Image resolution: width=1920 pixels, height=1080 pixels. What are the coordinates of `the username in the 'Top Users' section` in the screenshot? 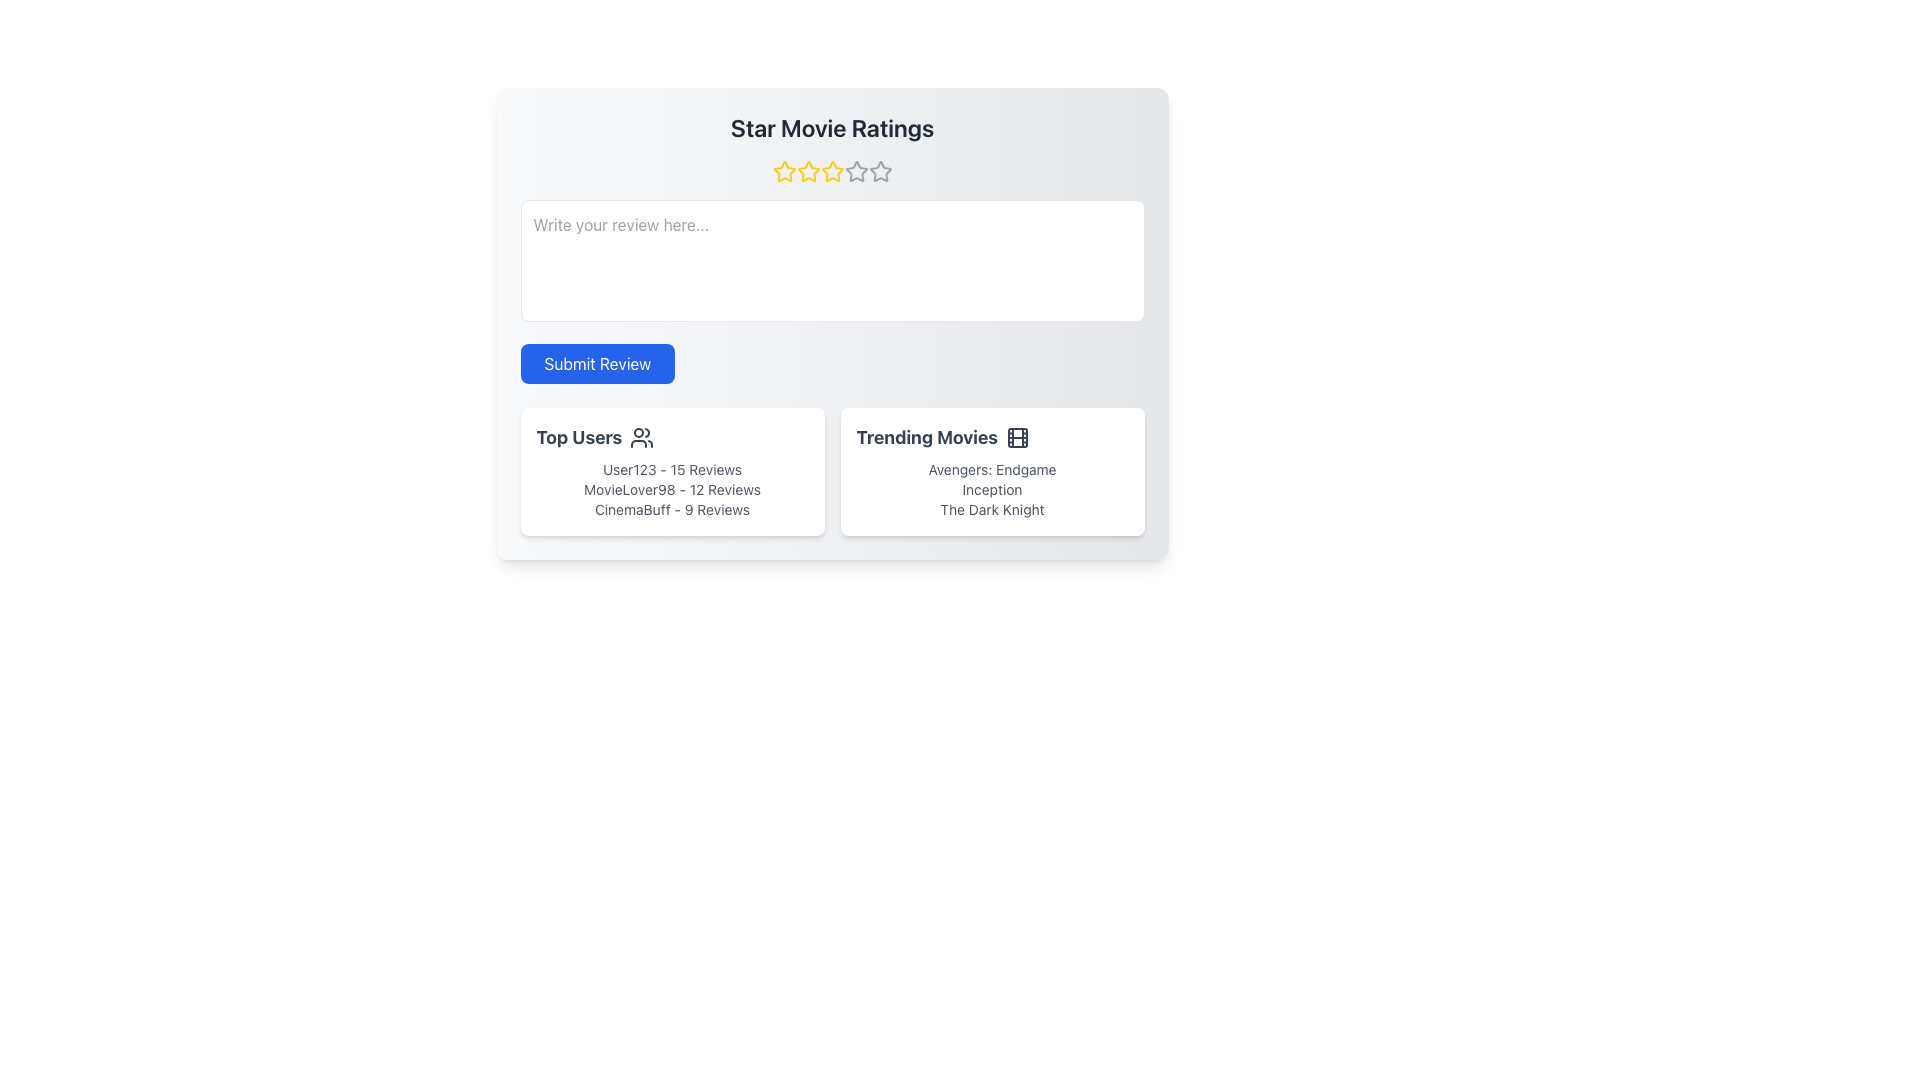 It's located at (672, 470).